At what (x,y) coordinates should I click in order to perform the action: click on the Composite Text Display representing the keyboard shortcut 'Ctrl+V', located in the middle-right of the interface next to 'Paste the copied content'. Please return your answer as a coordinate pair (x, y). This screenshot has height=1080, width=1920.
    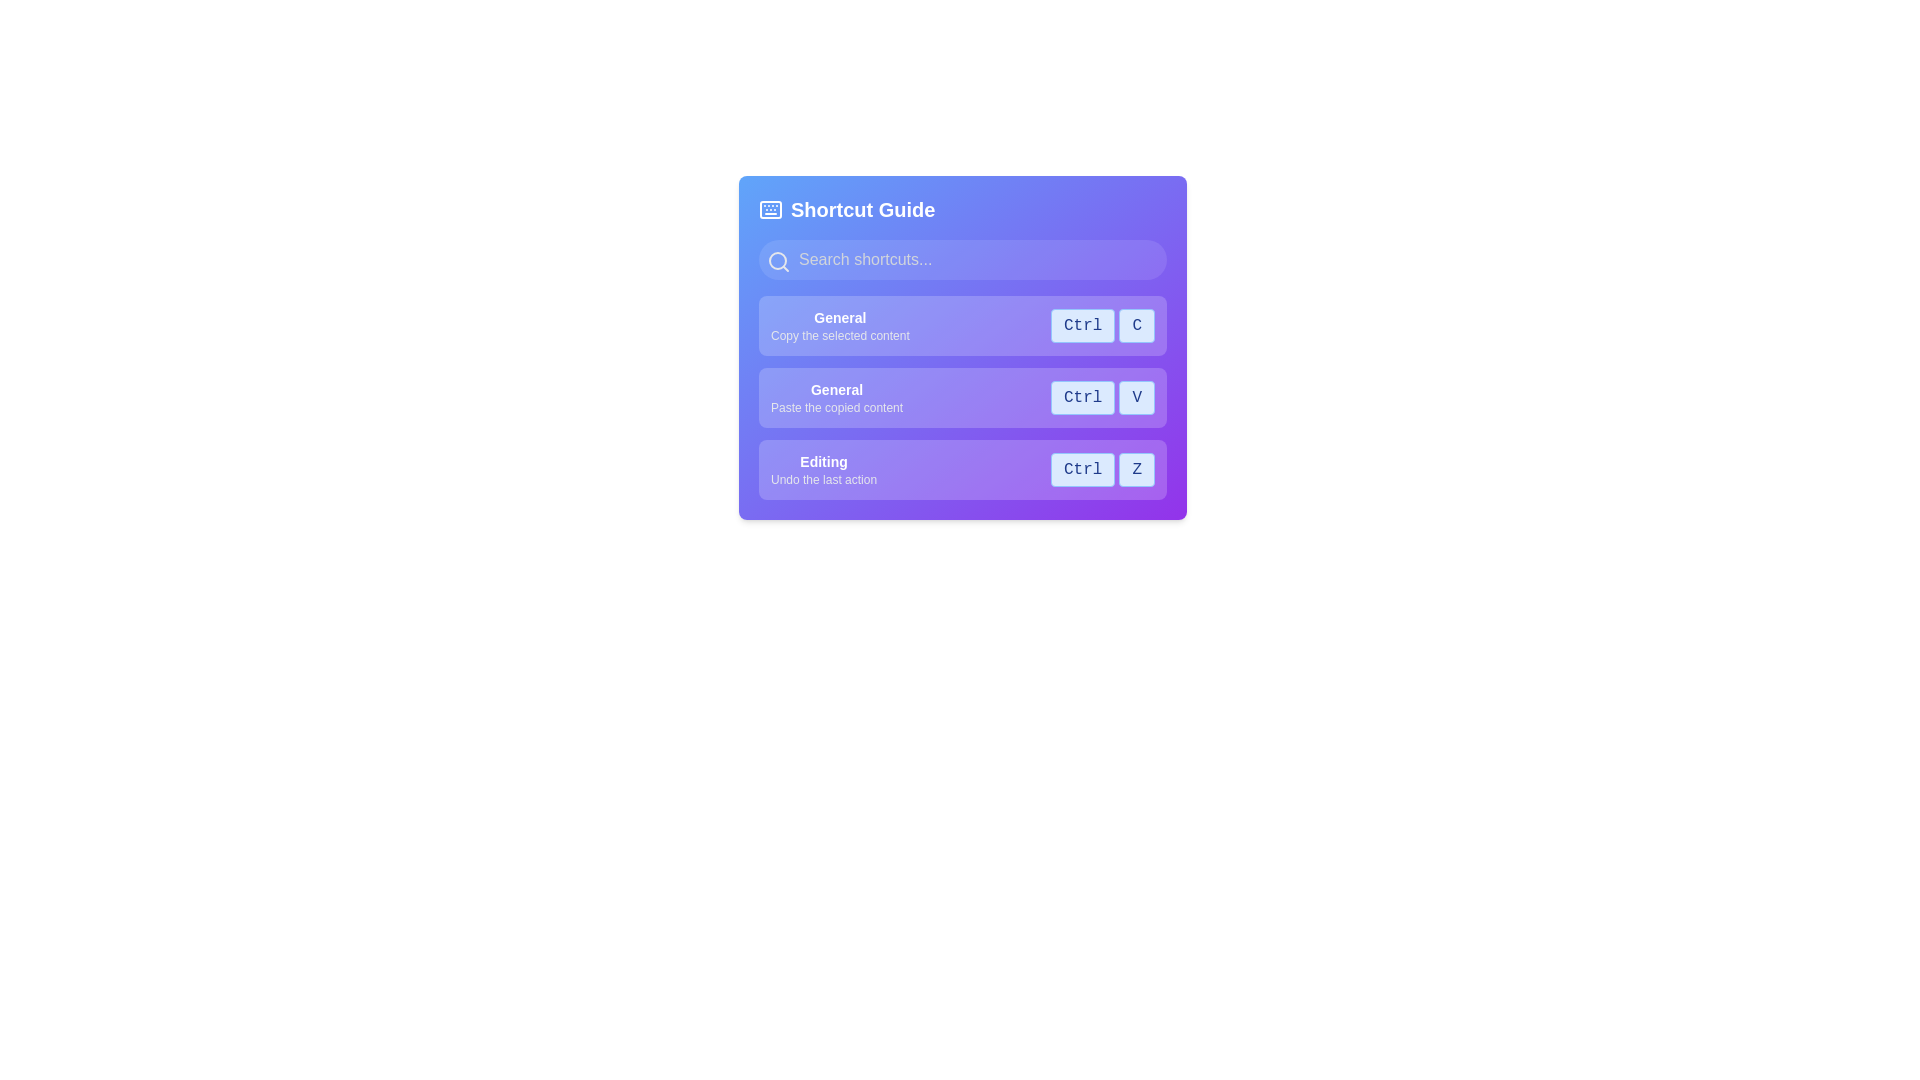
    Looking at the image, I should click on (1102, 397).